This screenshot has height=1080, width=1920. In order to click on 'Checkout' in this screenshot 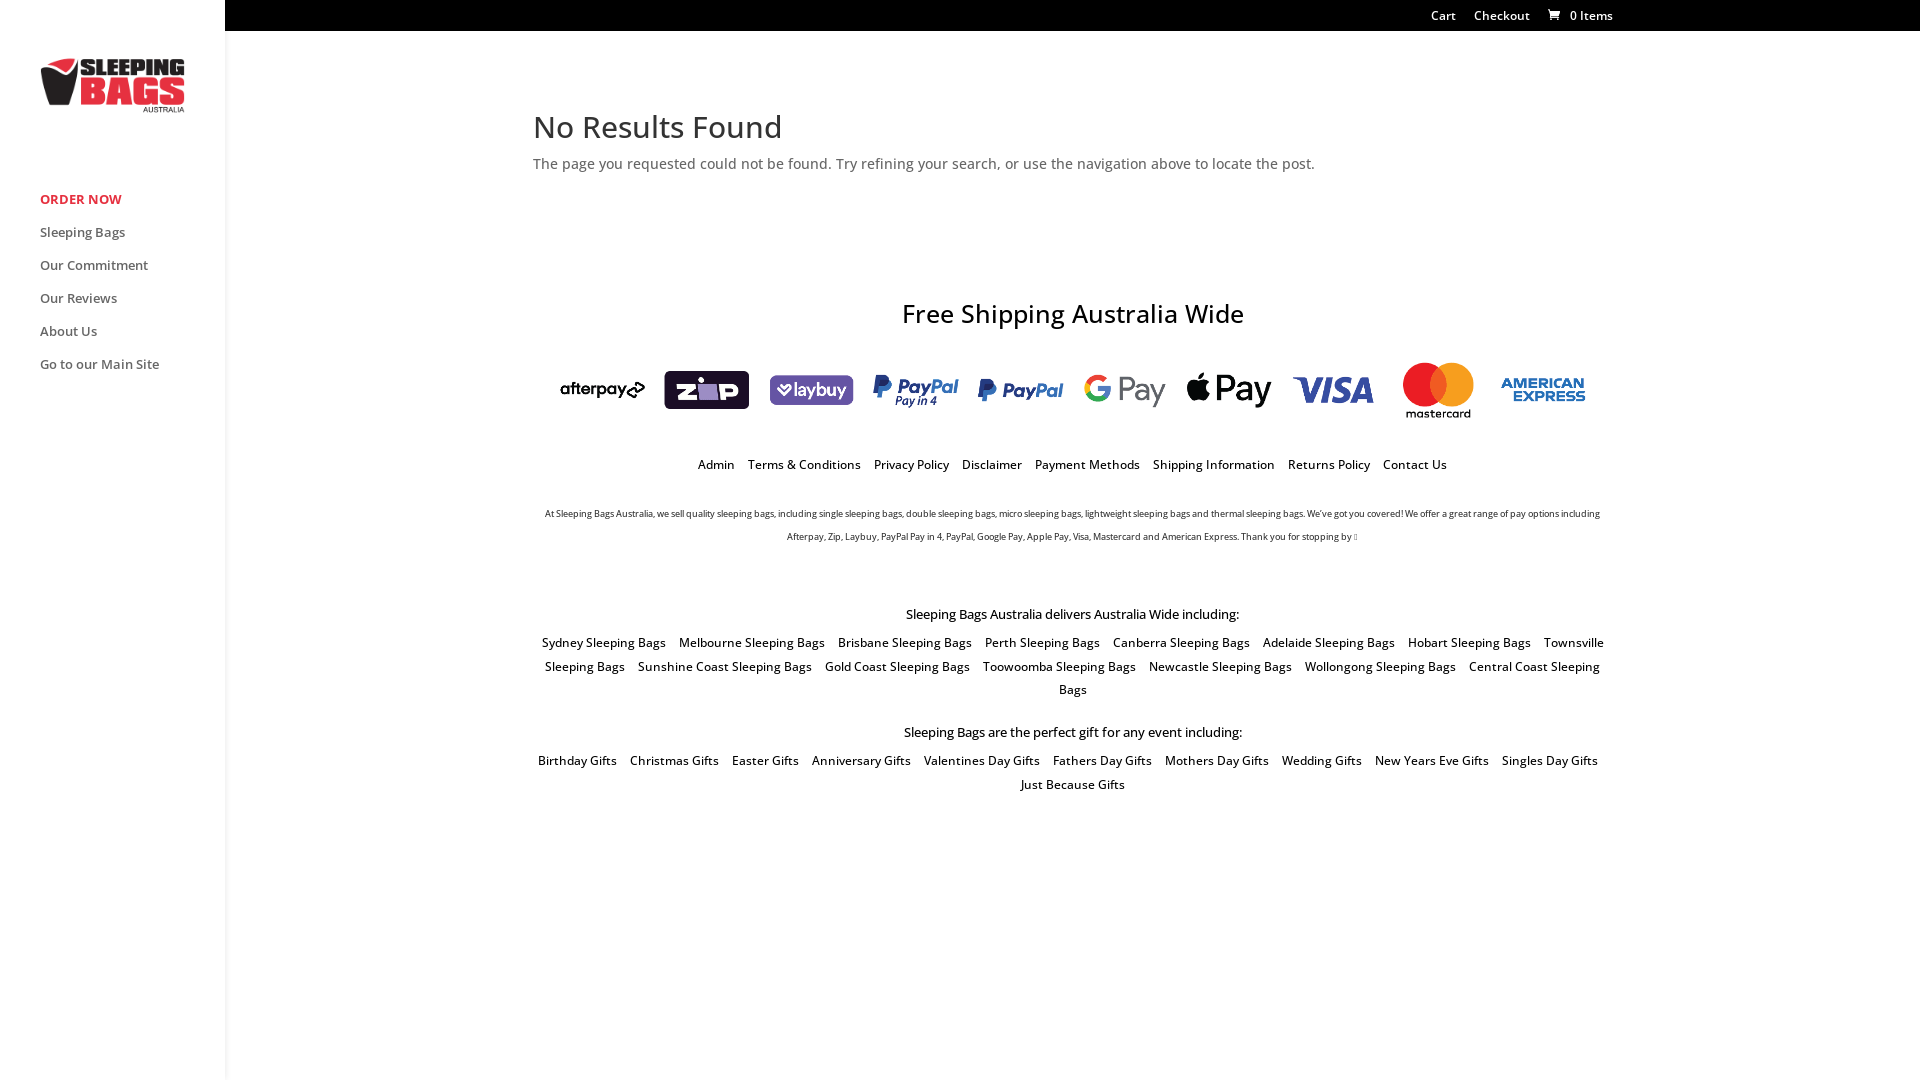, I will do `click(1473, 20)`.